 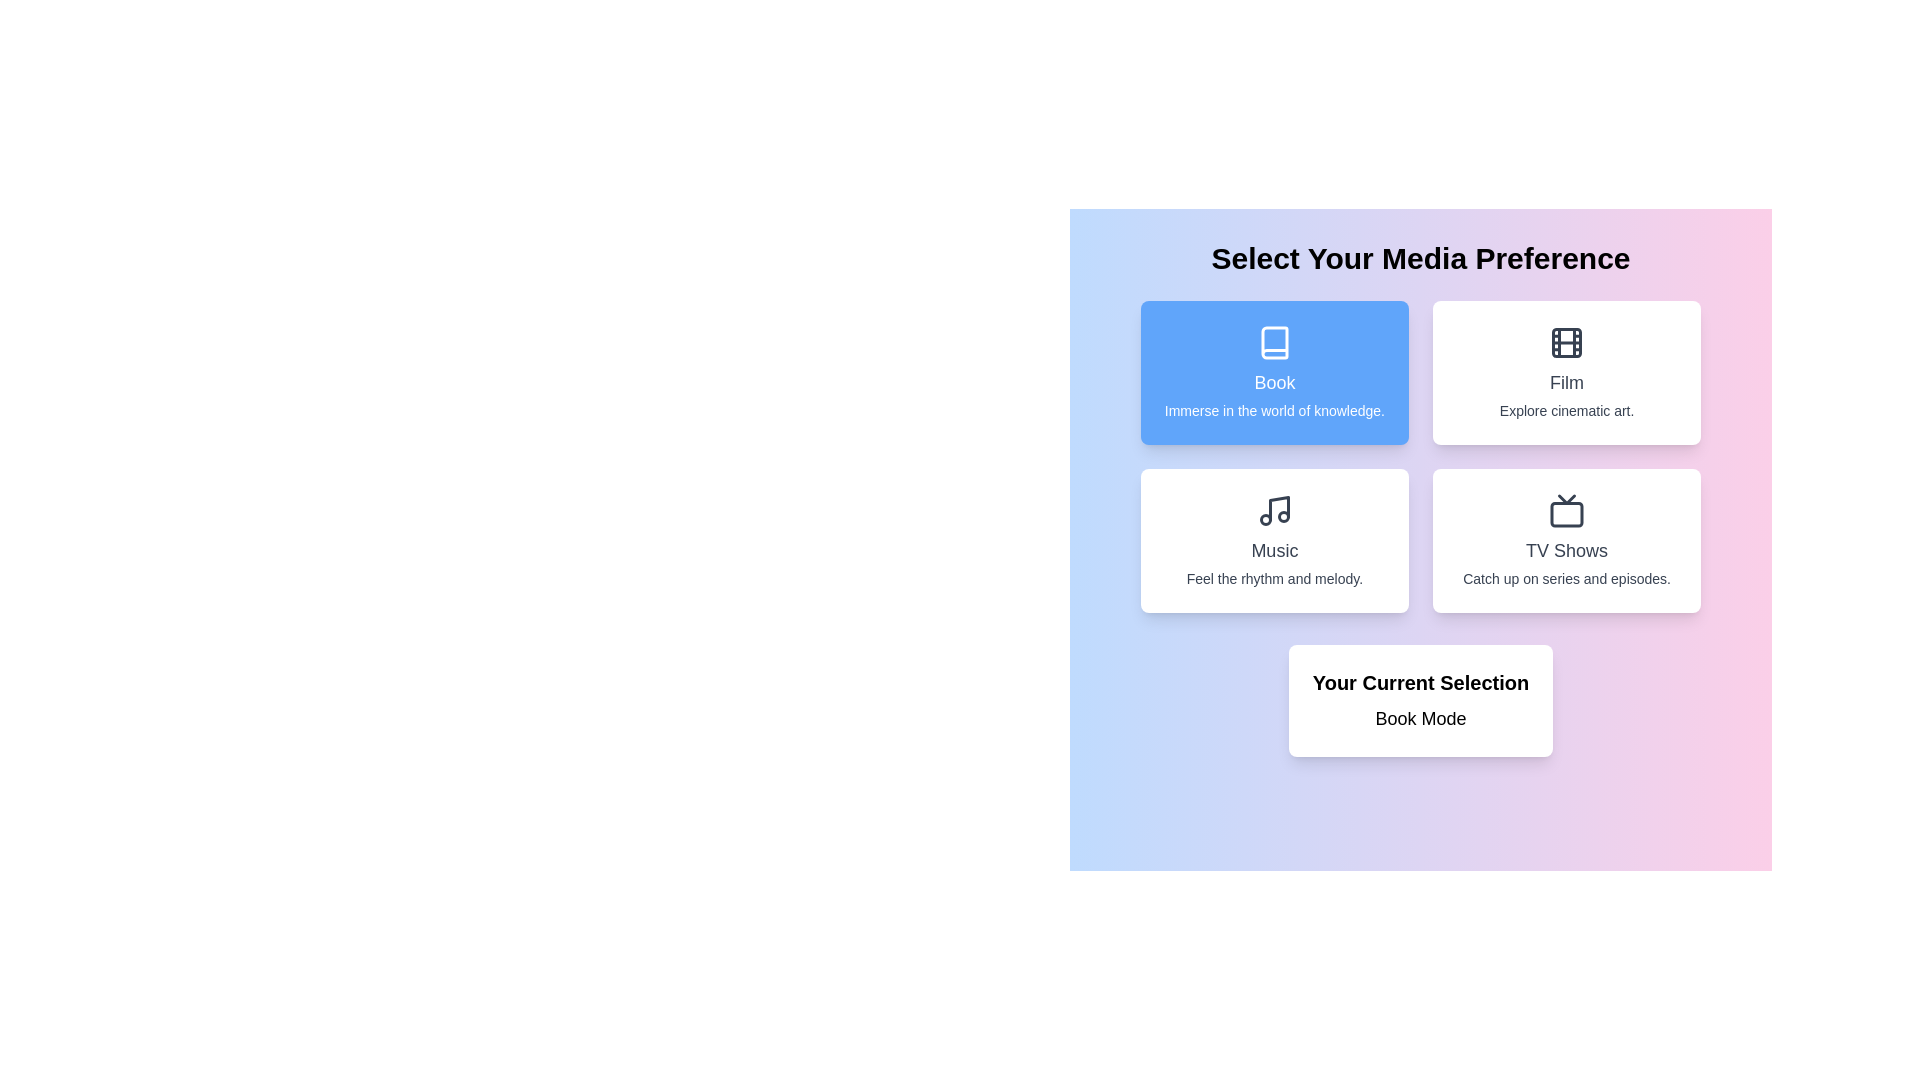 I want to click on the media preference Music by clicking on its corresponding button, so click(x=1273, y=540).